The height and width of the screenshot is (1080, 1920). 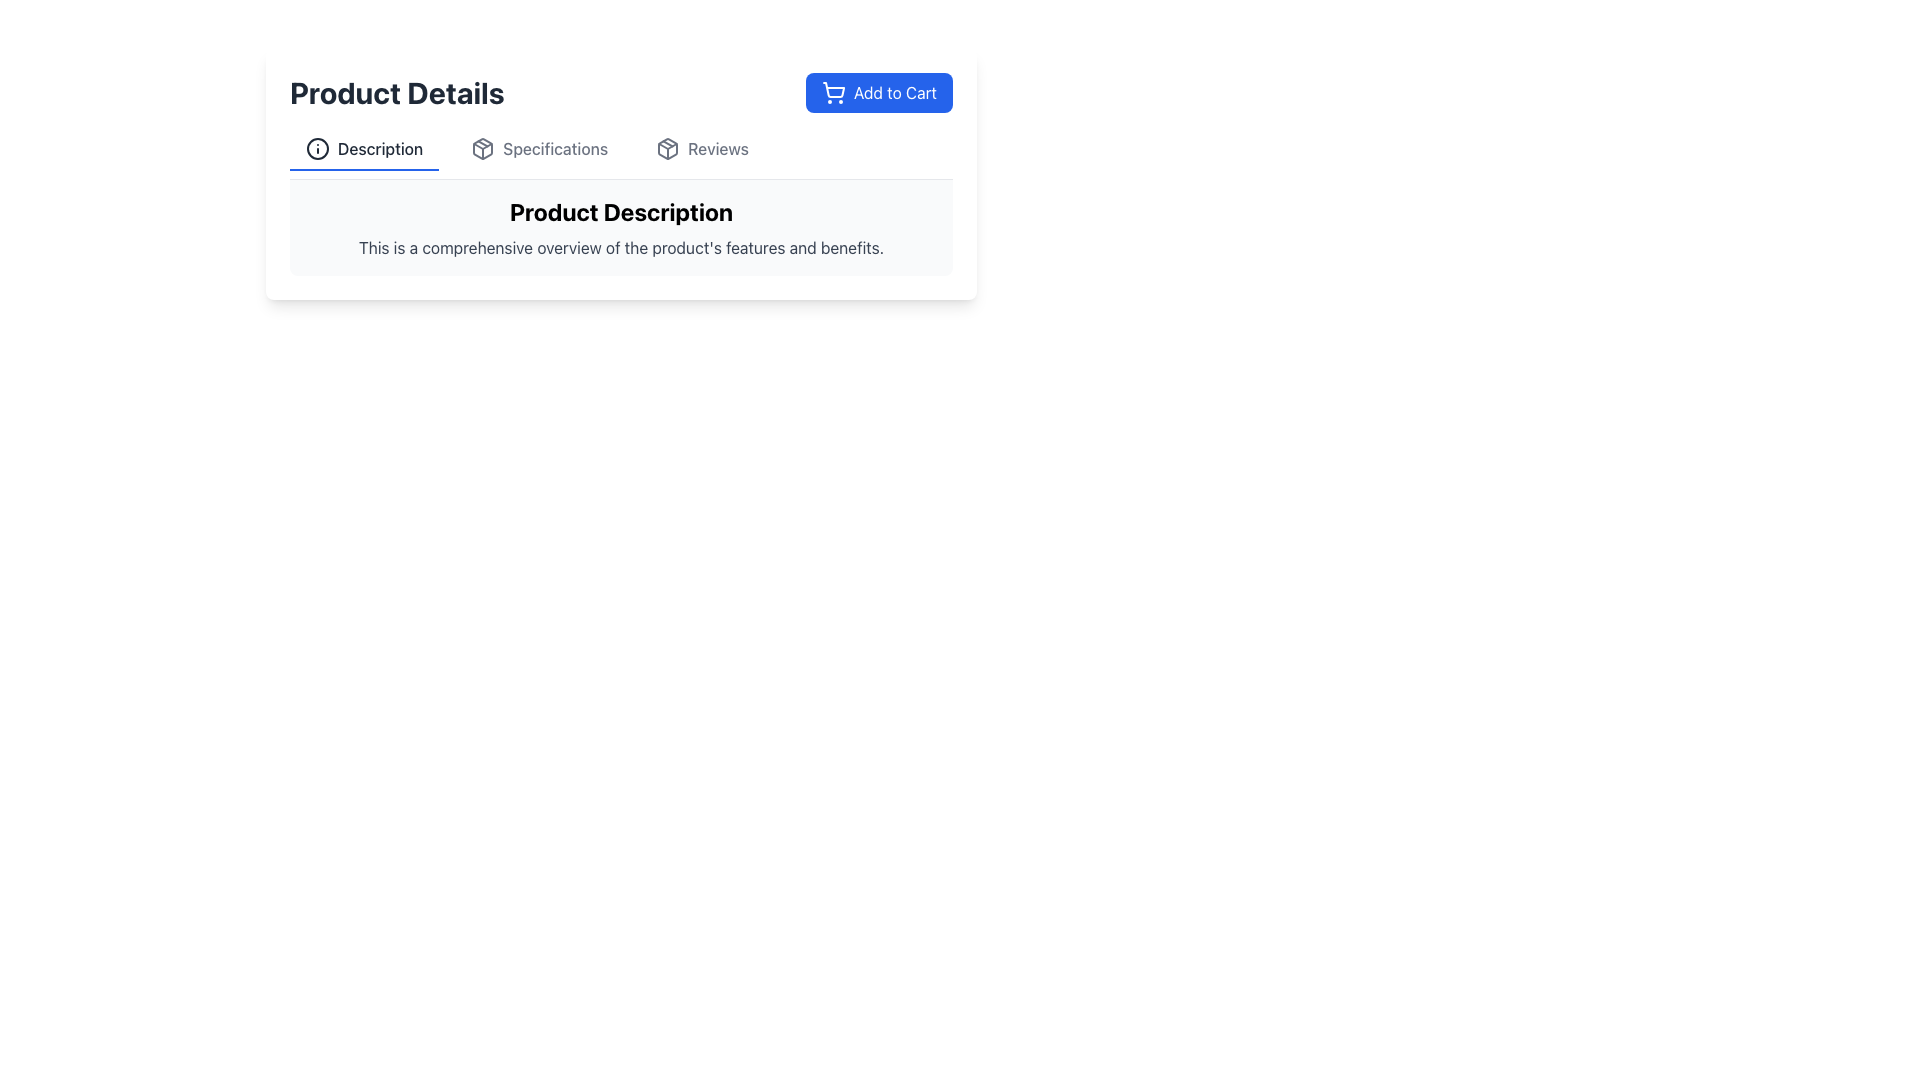 I want to click on the active 'Description' tab, which is the first tab among three tabs labeled 'Description', 'Specifications', and 'Reviews', so click(x=364, y=149).